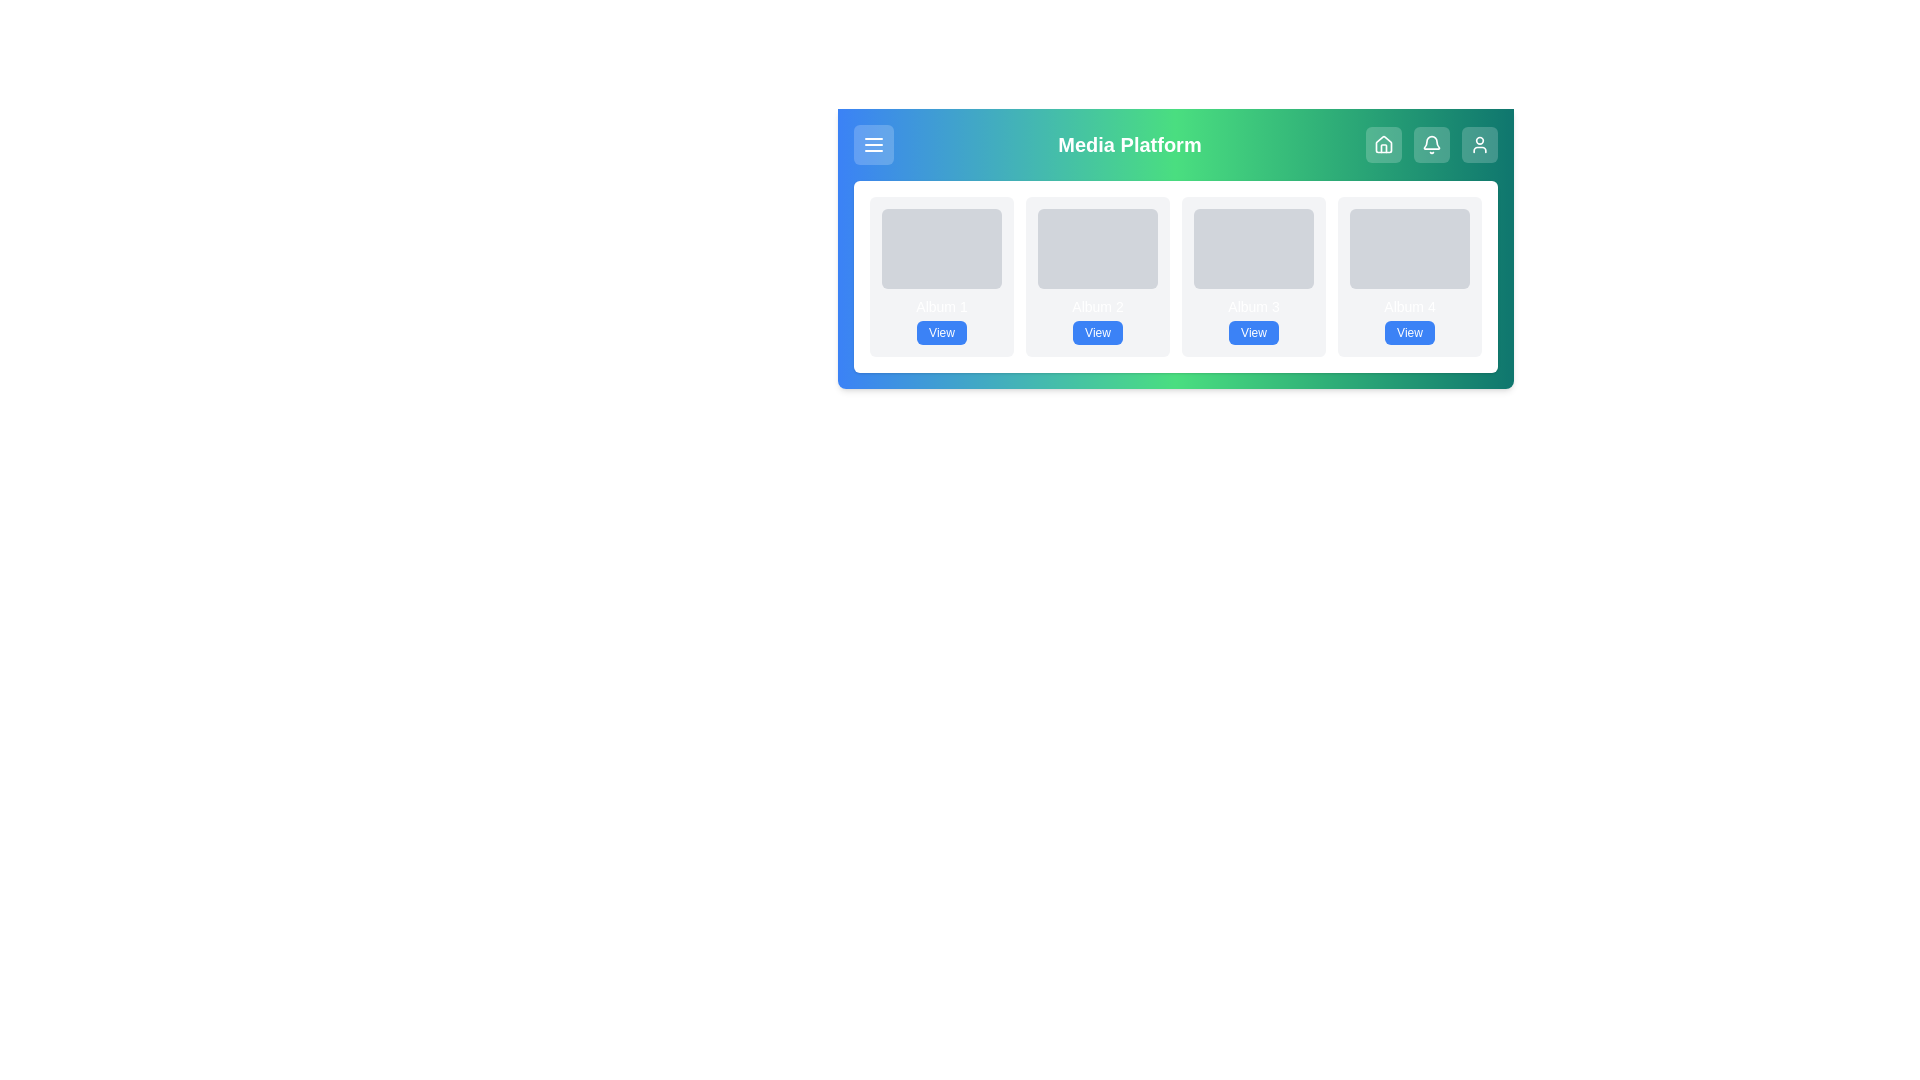  What do you see at coordinates (1478, 144) in the screenshot?
I see `the profile button to navigate to the corresponding section` at bounding box center [1478, 144].